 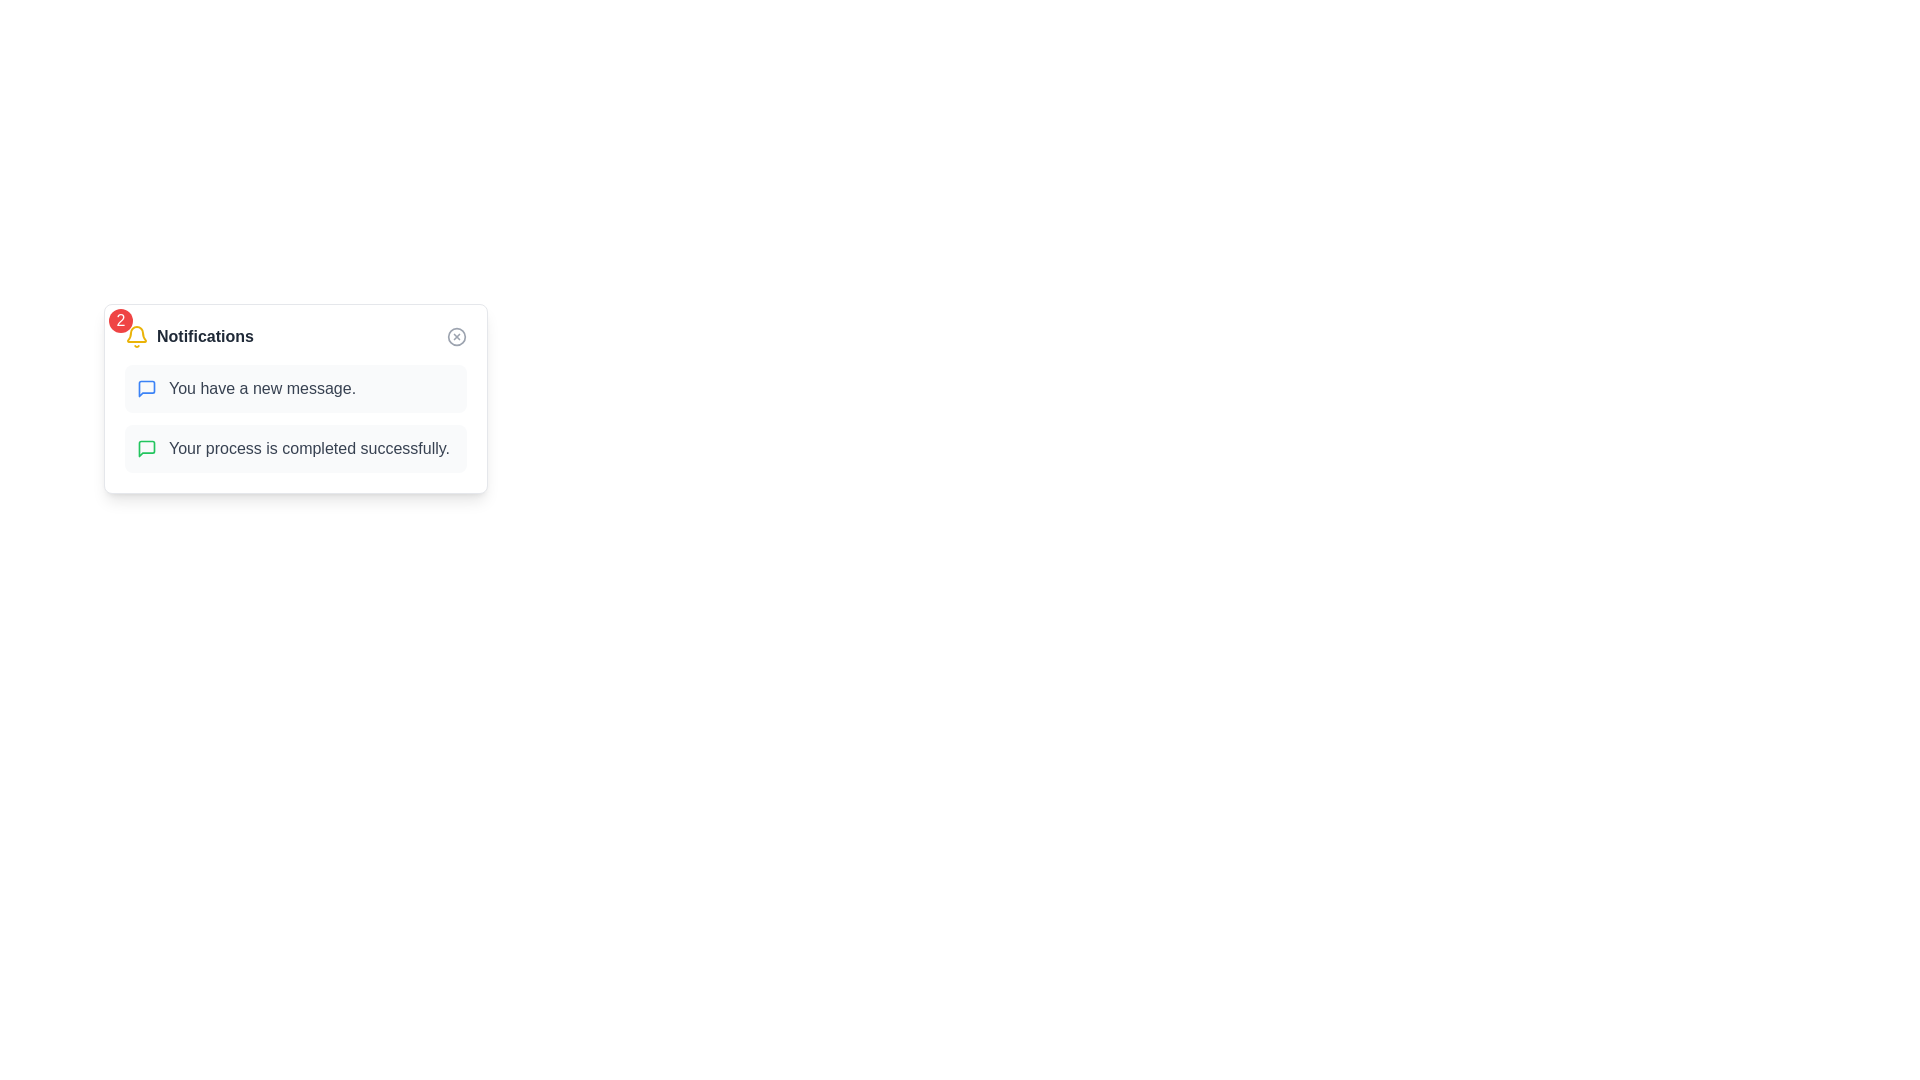 I want to click on the speech bubble-shaped graphic icon in green, which represents new messages within the notification card, so click(x=146, y=447).